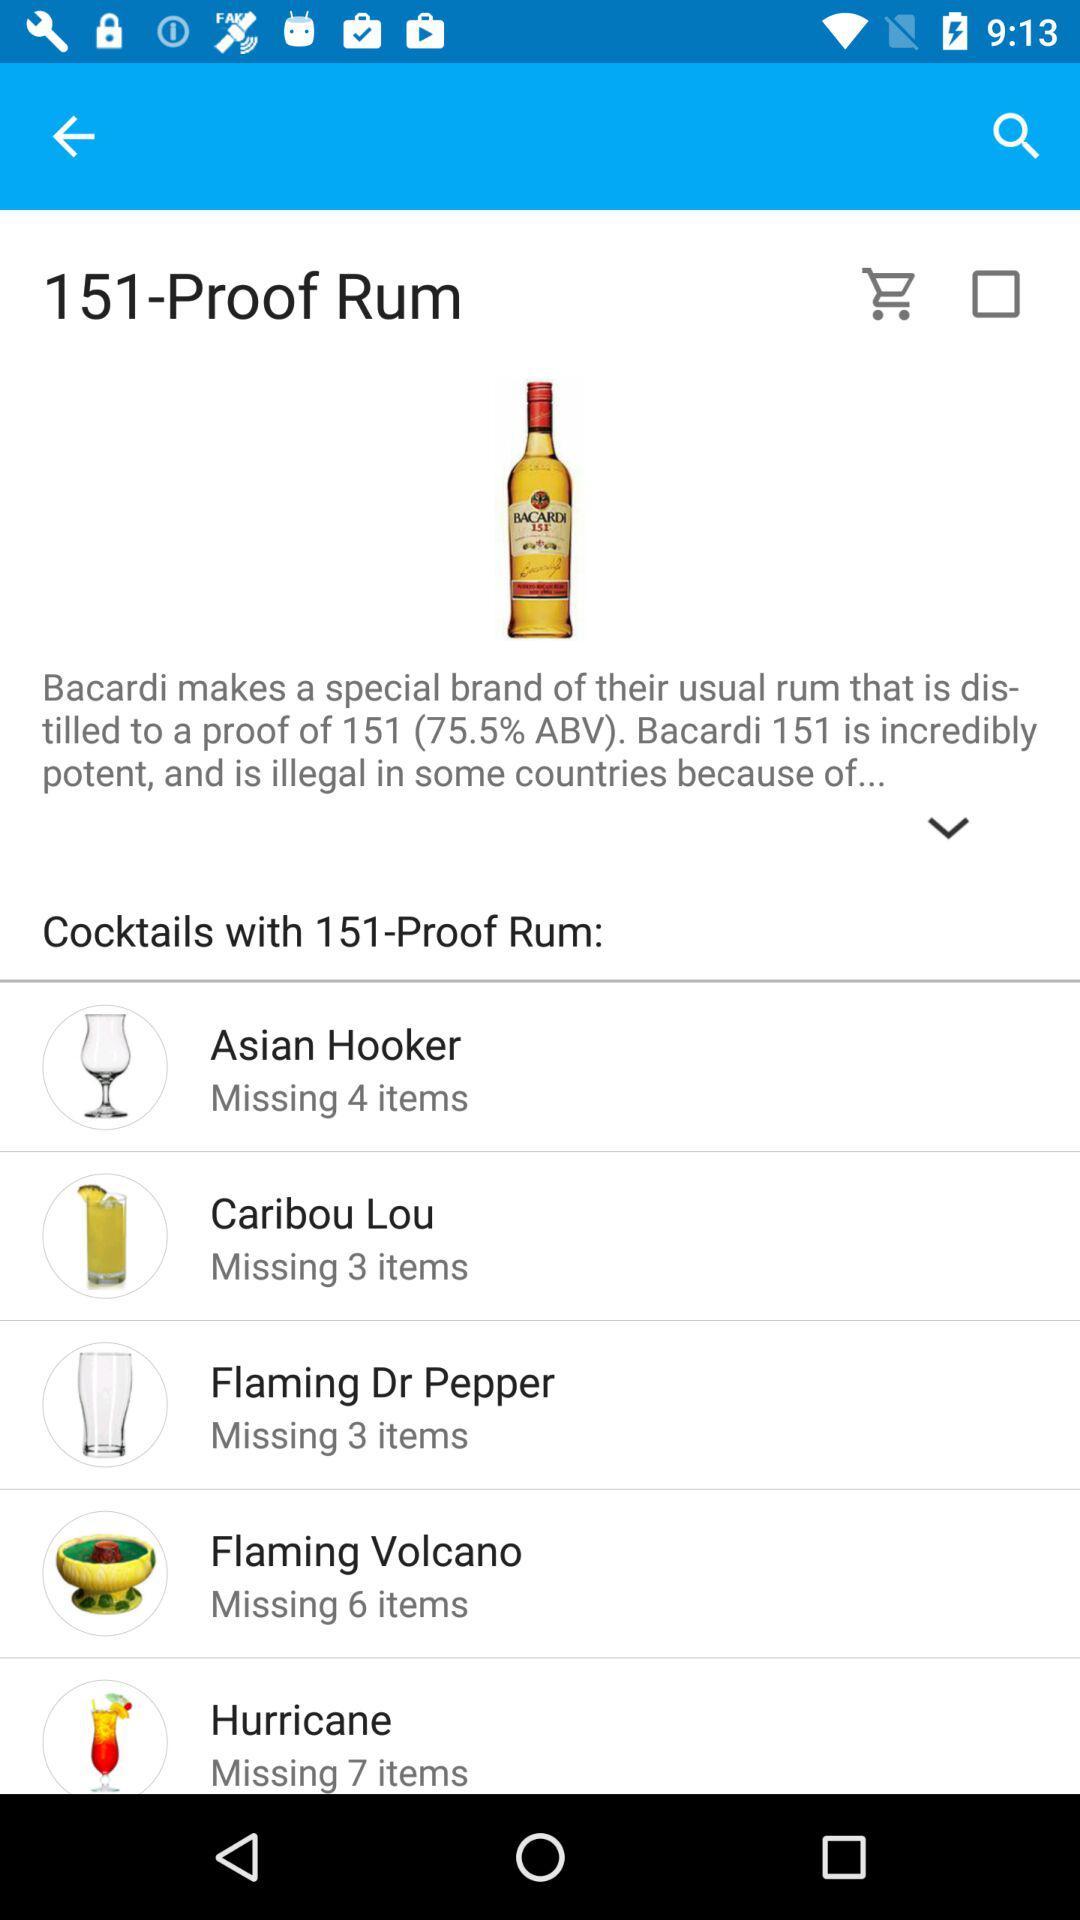  What do you see at coordinates (540, 939) in the screenshot?
I see `icon below bacardi makes a icon` at bounding box center [540, 939].